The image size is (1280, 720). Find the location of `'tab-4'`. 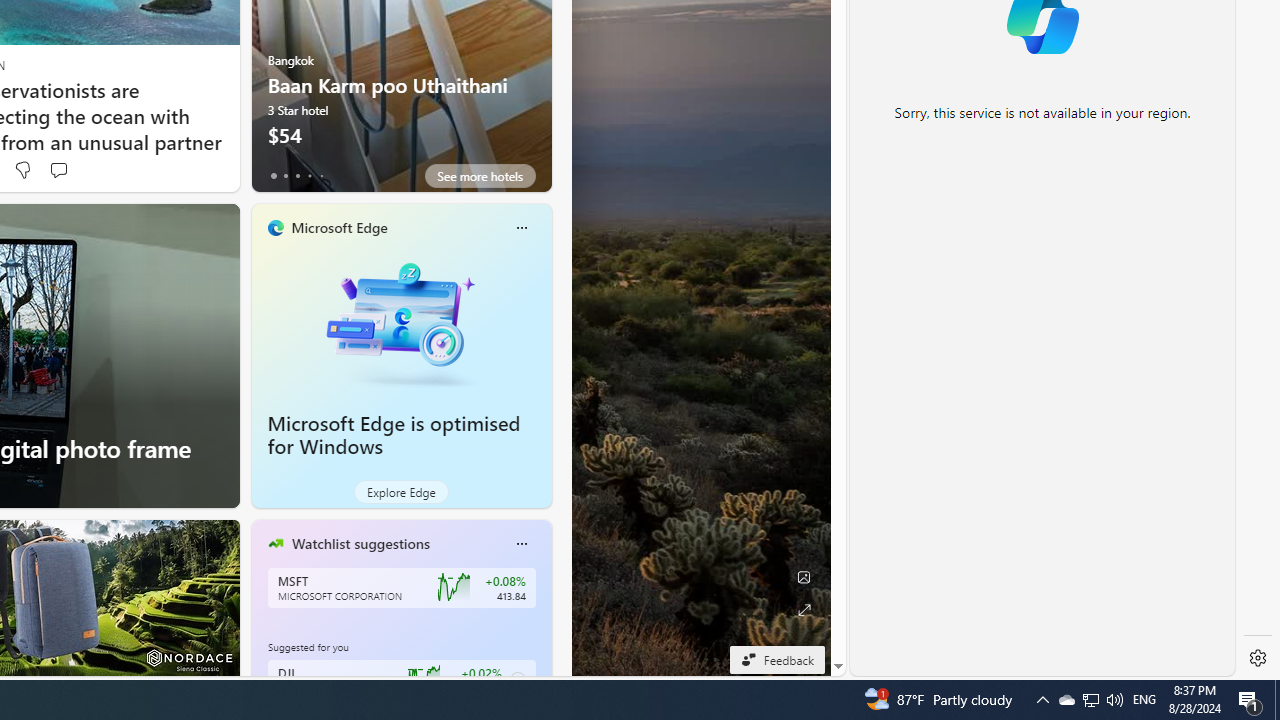

'tab-4' is located at coordinates (321, 175).